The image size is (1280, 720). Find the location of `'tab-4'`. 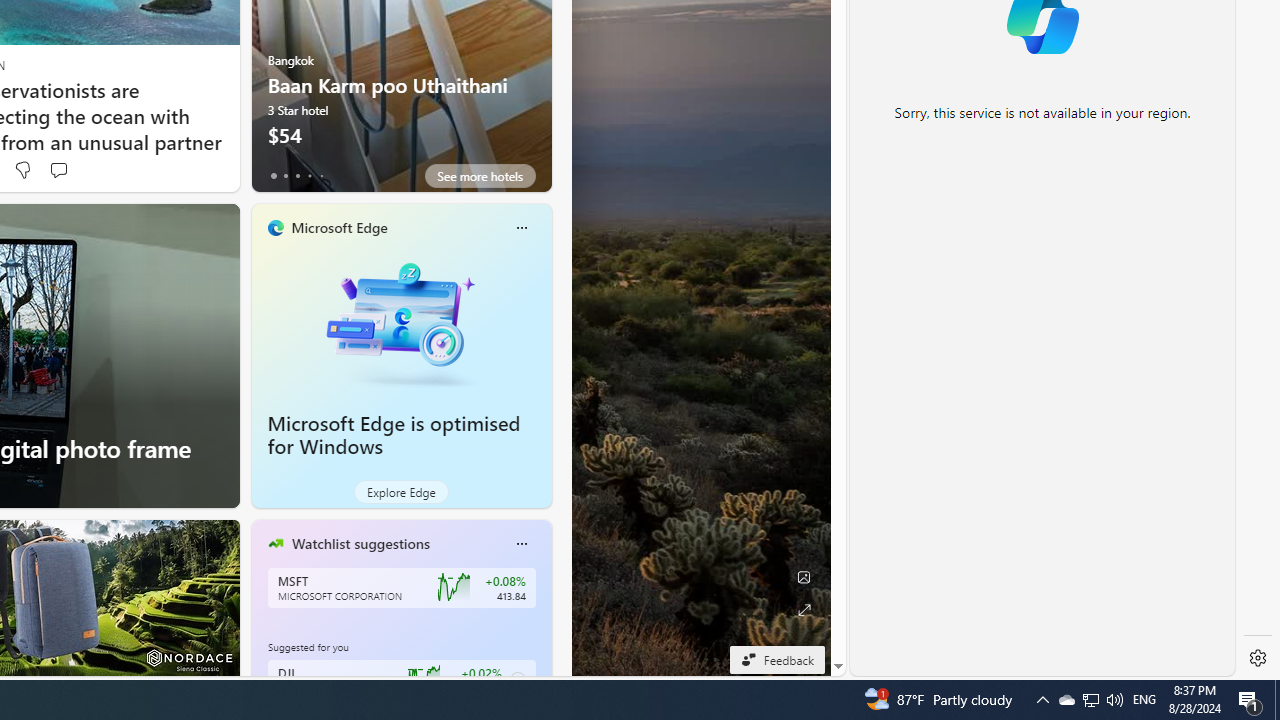

'tab-4' is located at coordinates (321, 175).